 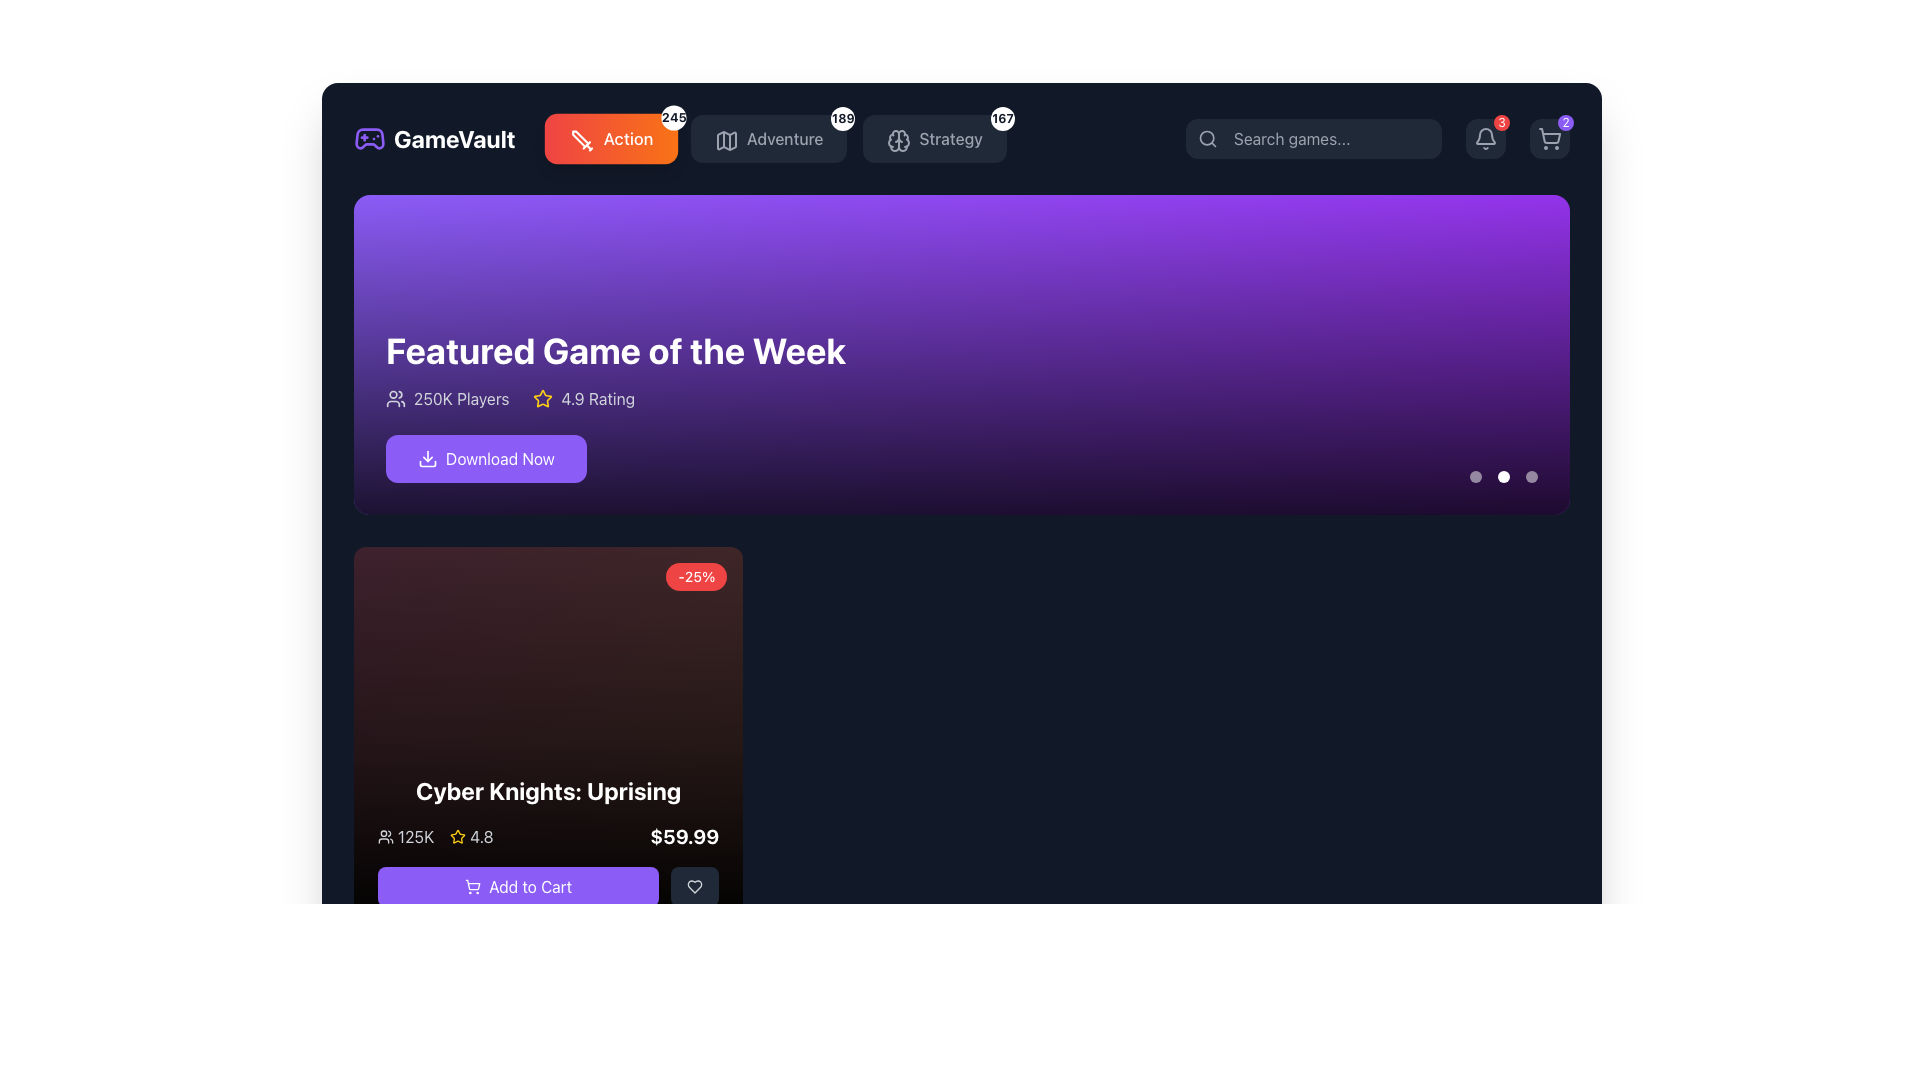 What do you see at coordinates (530, 886) in the screenshot?
I see `the 'Add to Cart' text label on the violet button to change its style` at bounding box center [530, 886].